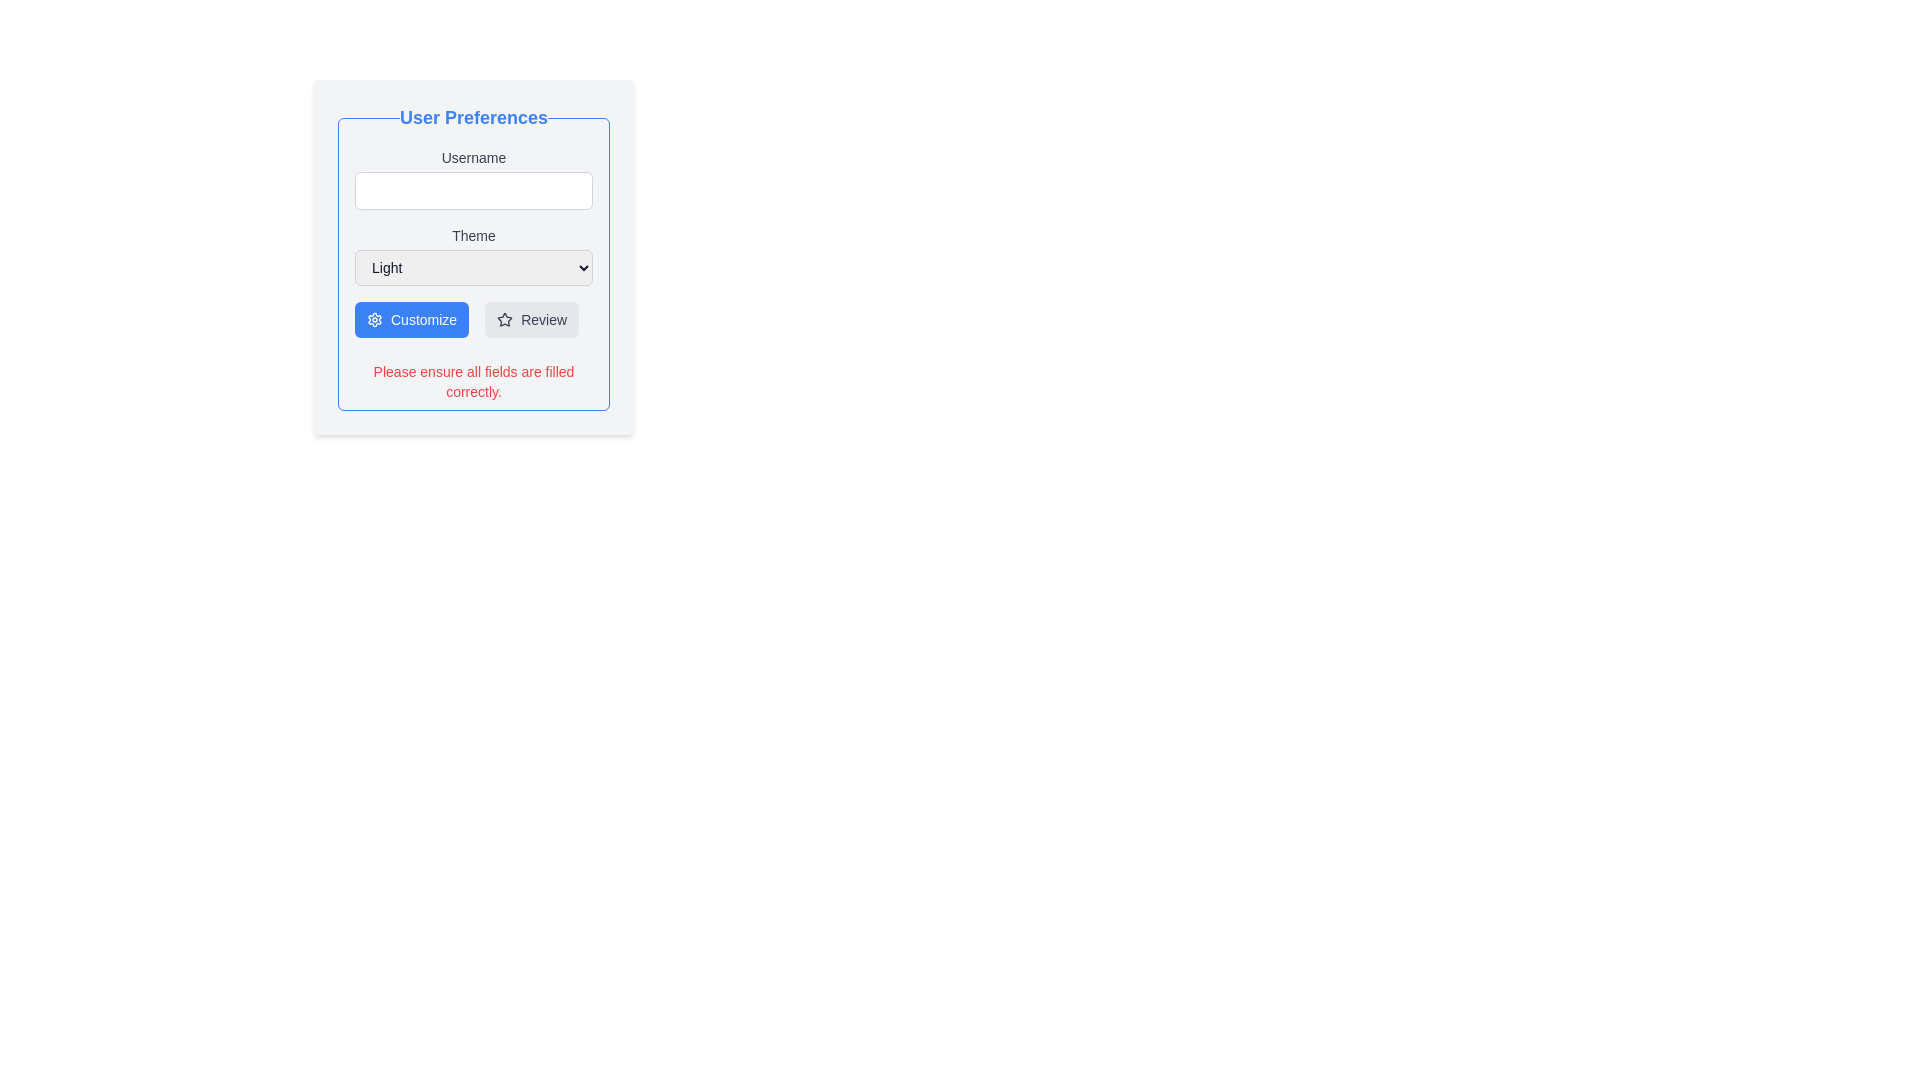  I want to click on the text label that serves as a descriptive heading for the input field below it, which is centrally aligned in the user's view, so click(473, 157).